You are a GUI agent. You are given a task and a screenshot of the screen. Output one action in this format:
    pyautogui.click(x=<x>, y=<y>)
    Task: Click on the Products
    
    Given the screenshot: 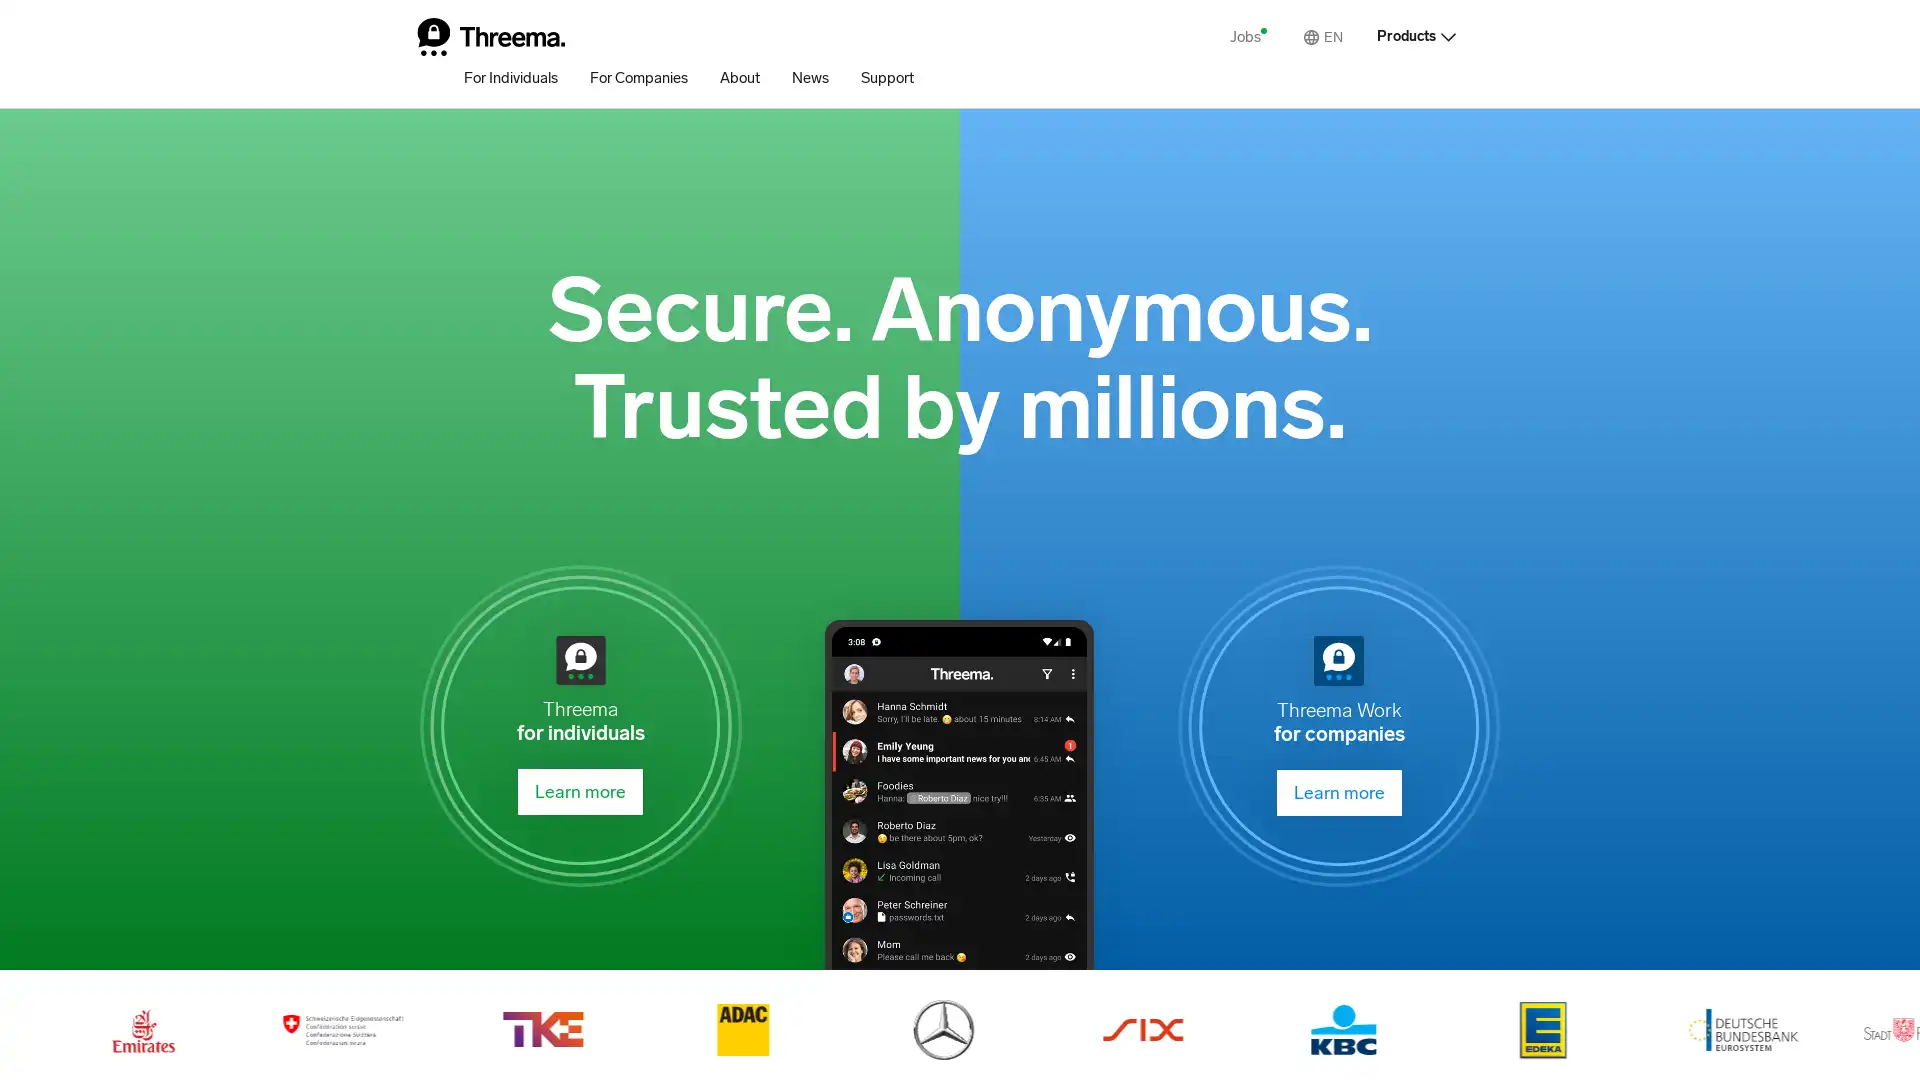 What is the action you would take?
    pyautogui.click(x=1410, y=37)
    